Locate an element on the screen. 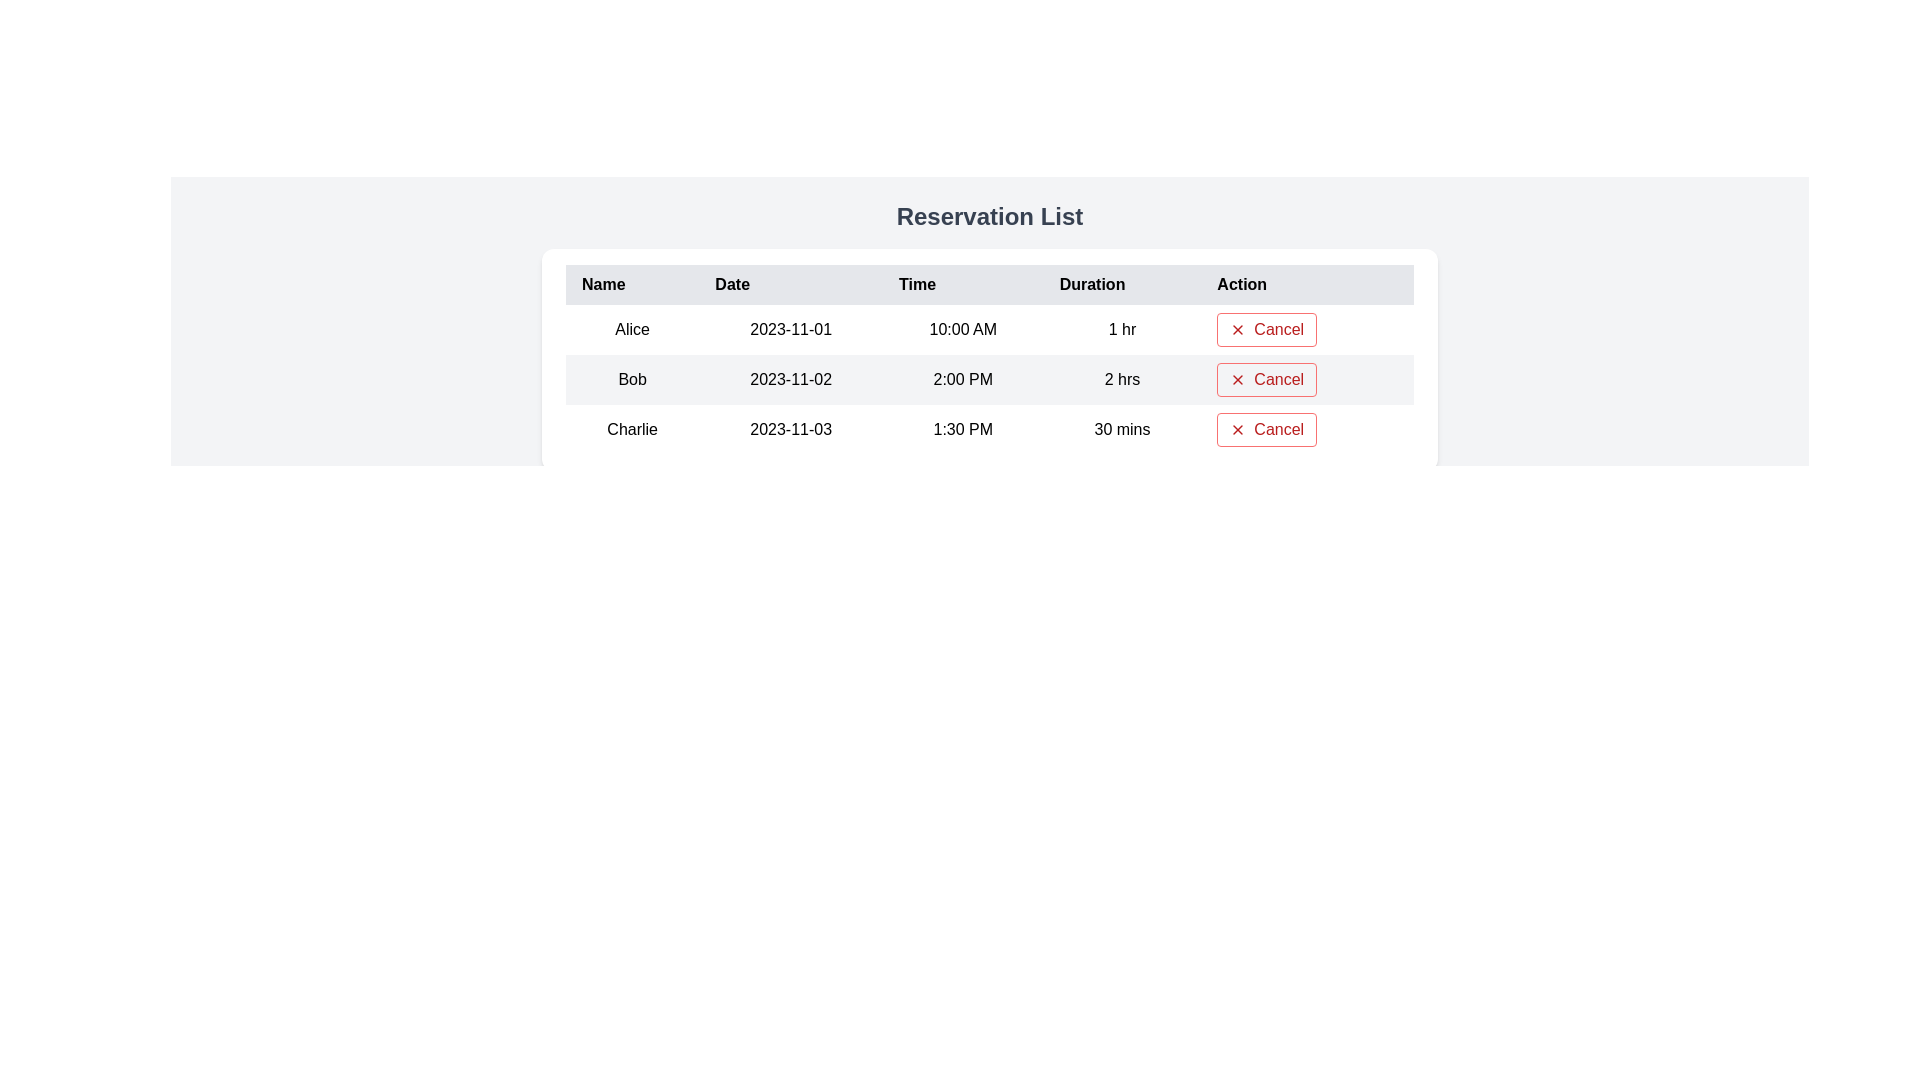 The width and height of the screenshot is (1920, 1080). the cancel button under the 'Action' header for the entry 'Alice' to potentially reveal additional information or change its appearance is located at coordinates (1307, 329).